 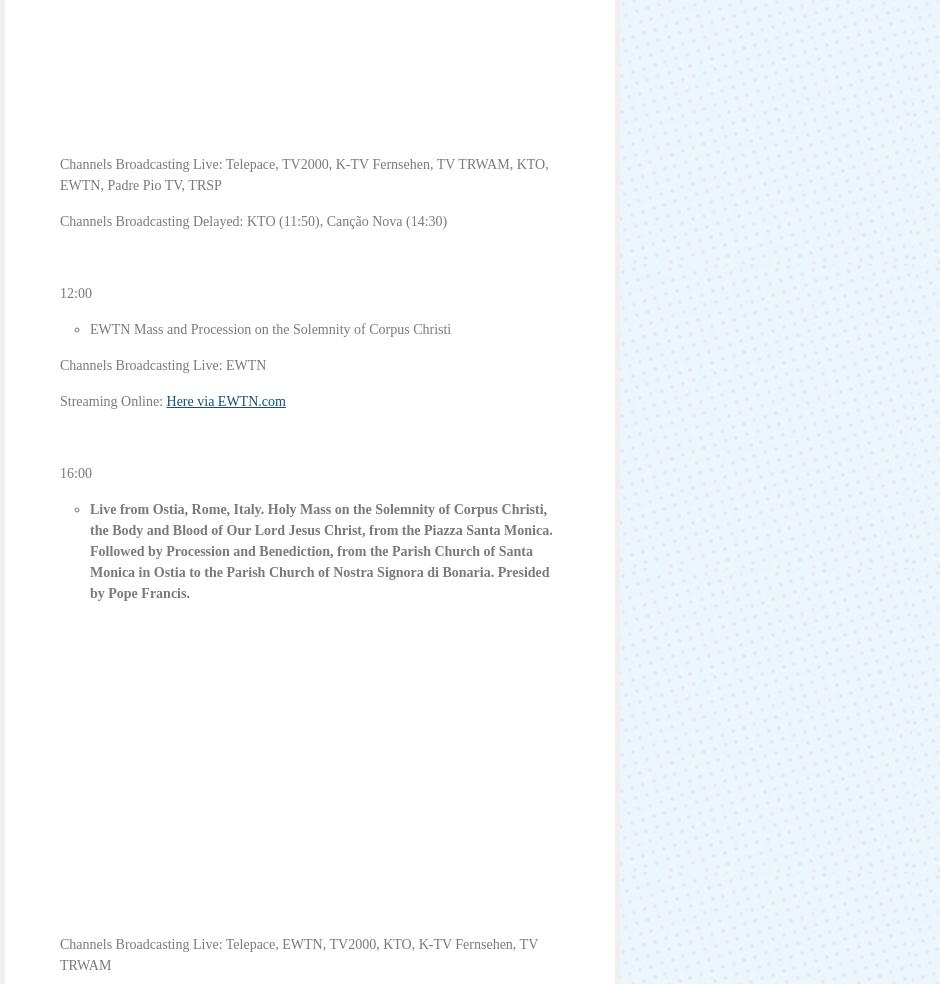 I want to click on 'Channels Broadcasting Live: EWTN', so click(x=162, y=364).